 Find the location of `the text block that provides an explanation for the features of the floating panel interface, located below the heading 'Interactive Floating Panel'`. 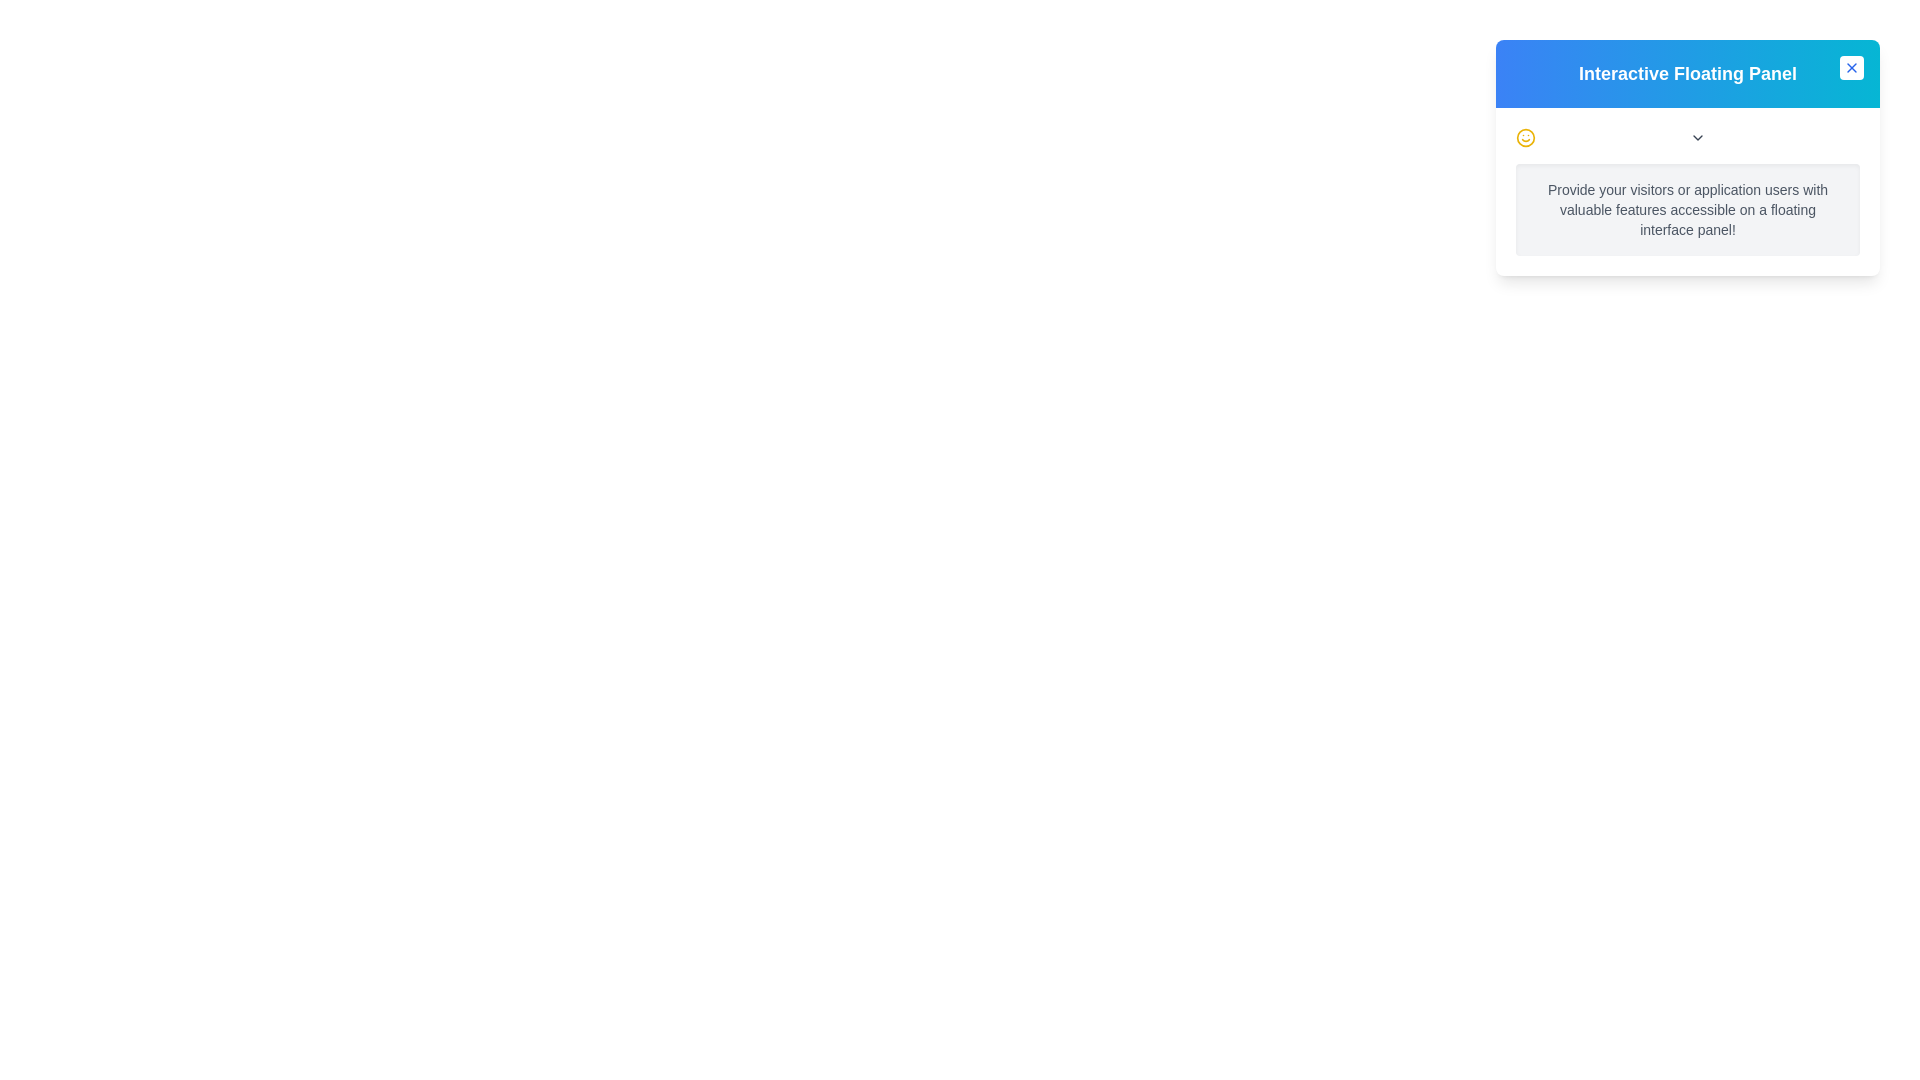

the text block that provides an explanation for the features of the floating panel interface, located below the heading 'Interactive Floating Panel' is located at coordinates (1687, 192).